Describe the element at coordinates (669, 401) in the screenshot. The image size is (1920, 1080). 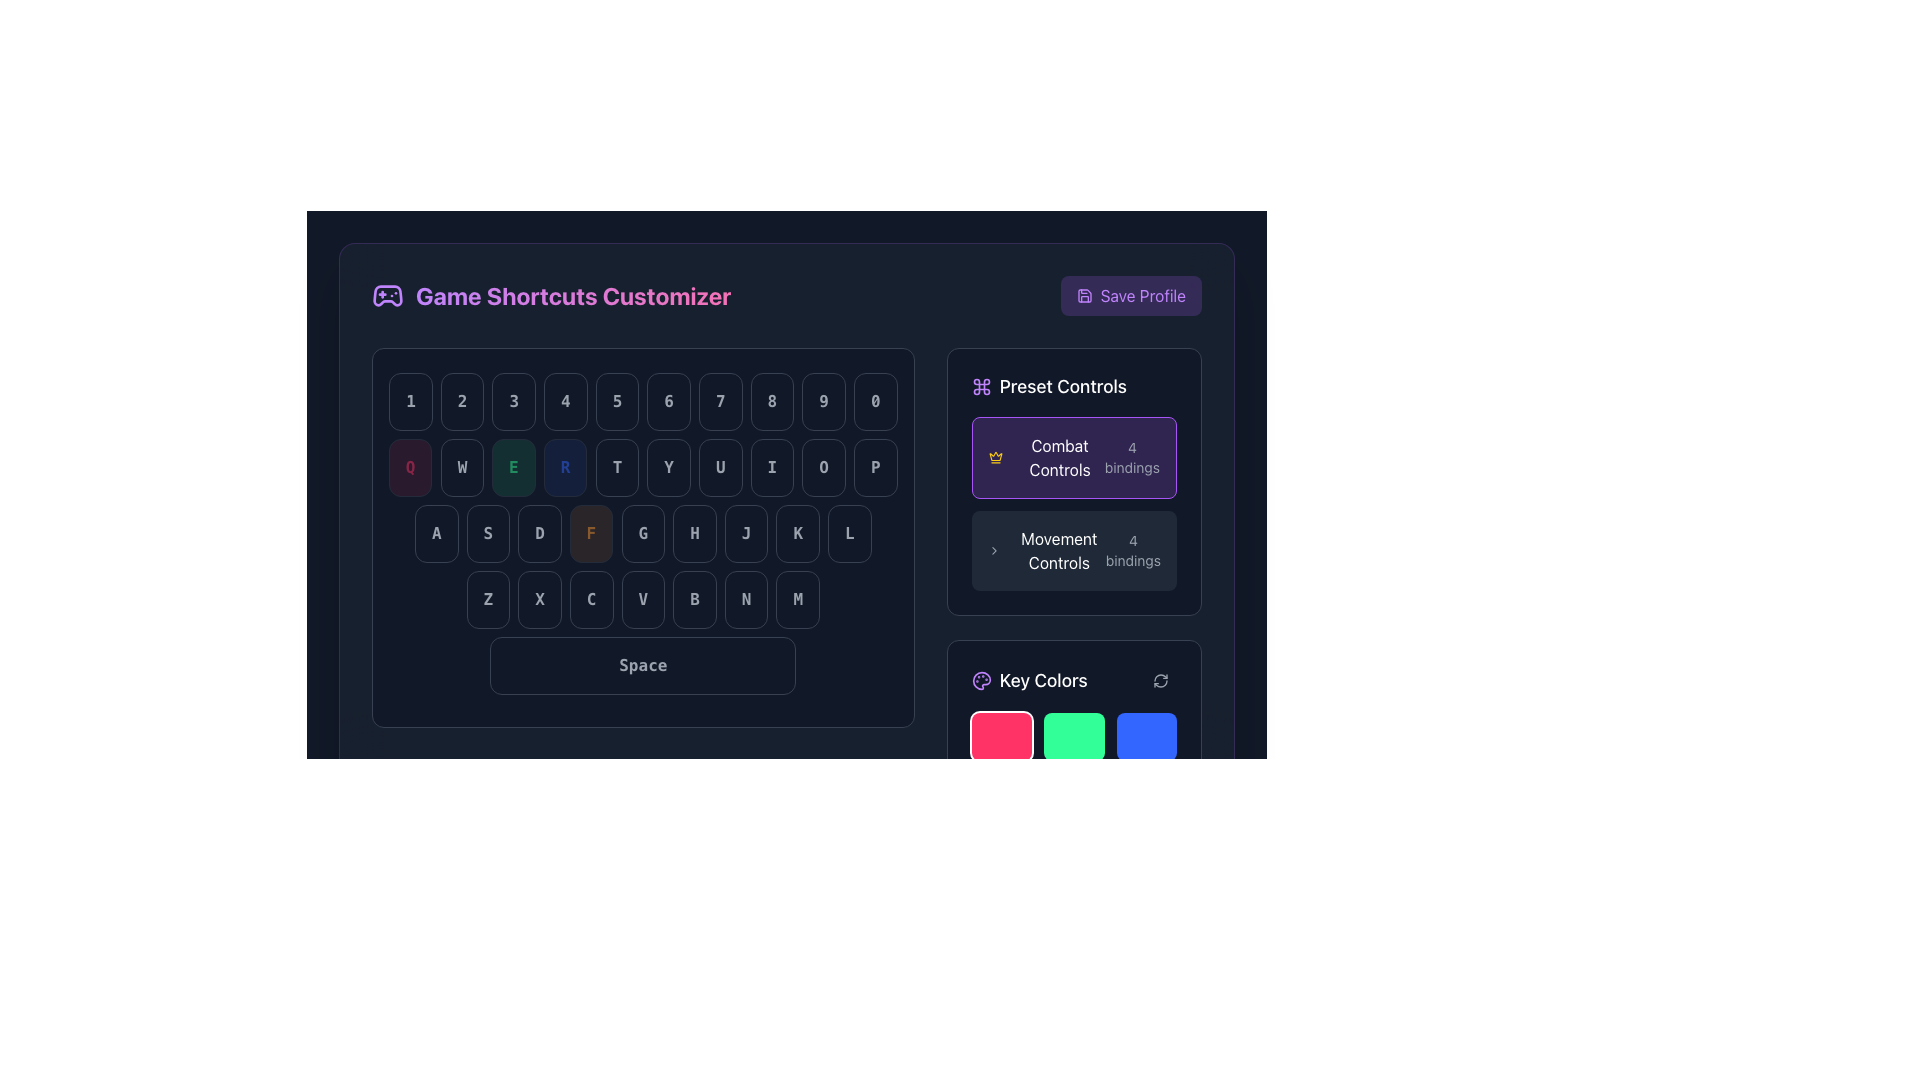
I see `the '6' key button on the virtual keyboard` at that location.